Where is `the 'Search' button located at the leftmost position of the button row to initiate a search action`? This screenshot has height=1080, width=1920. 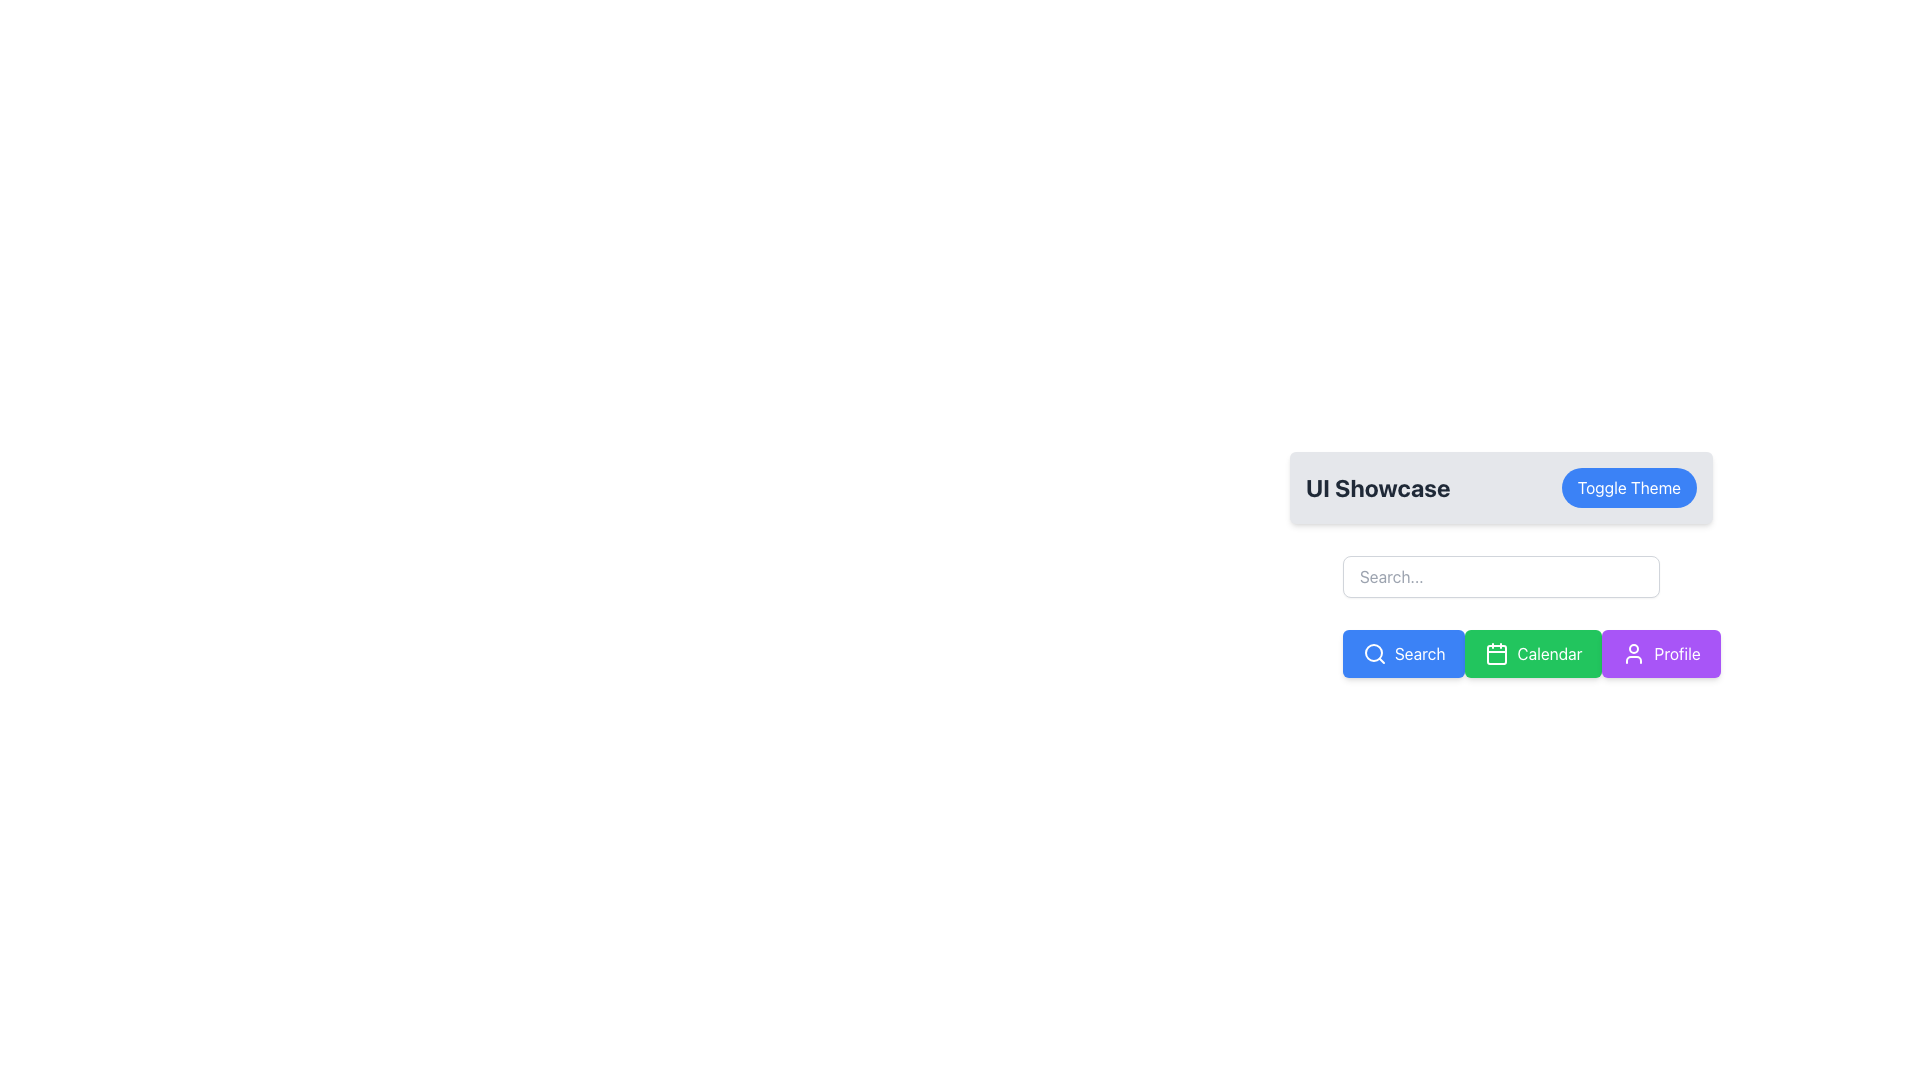 the 'Search' button located at the leftmost position of the button row to initiate a search action is located at coordinates (1403, 654).